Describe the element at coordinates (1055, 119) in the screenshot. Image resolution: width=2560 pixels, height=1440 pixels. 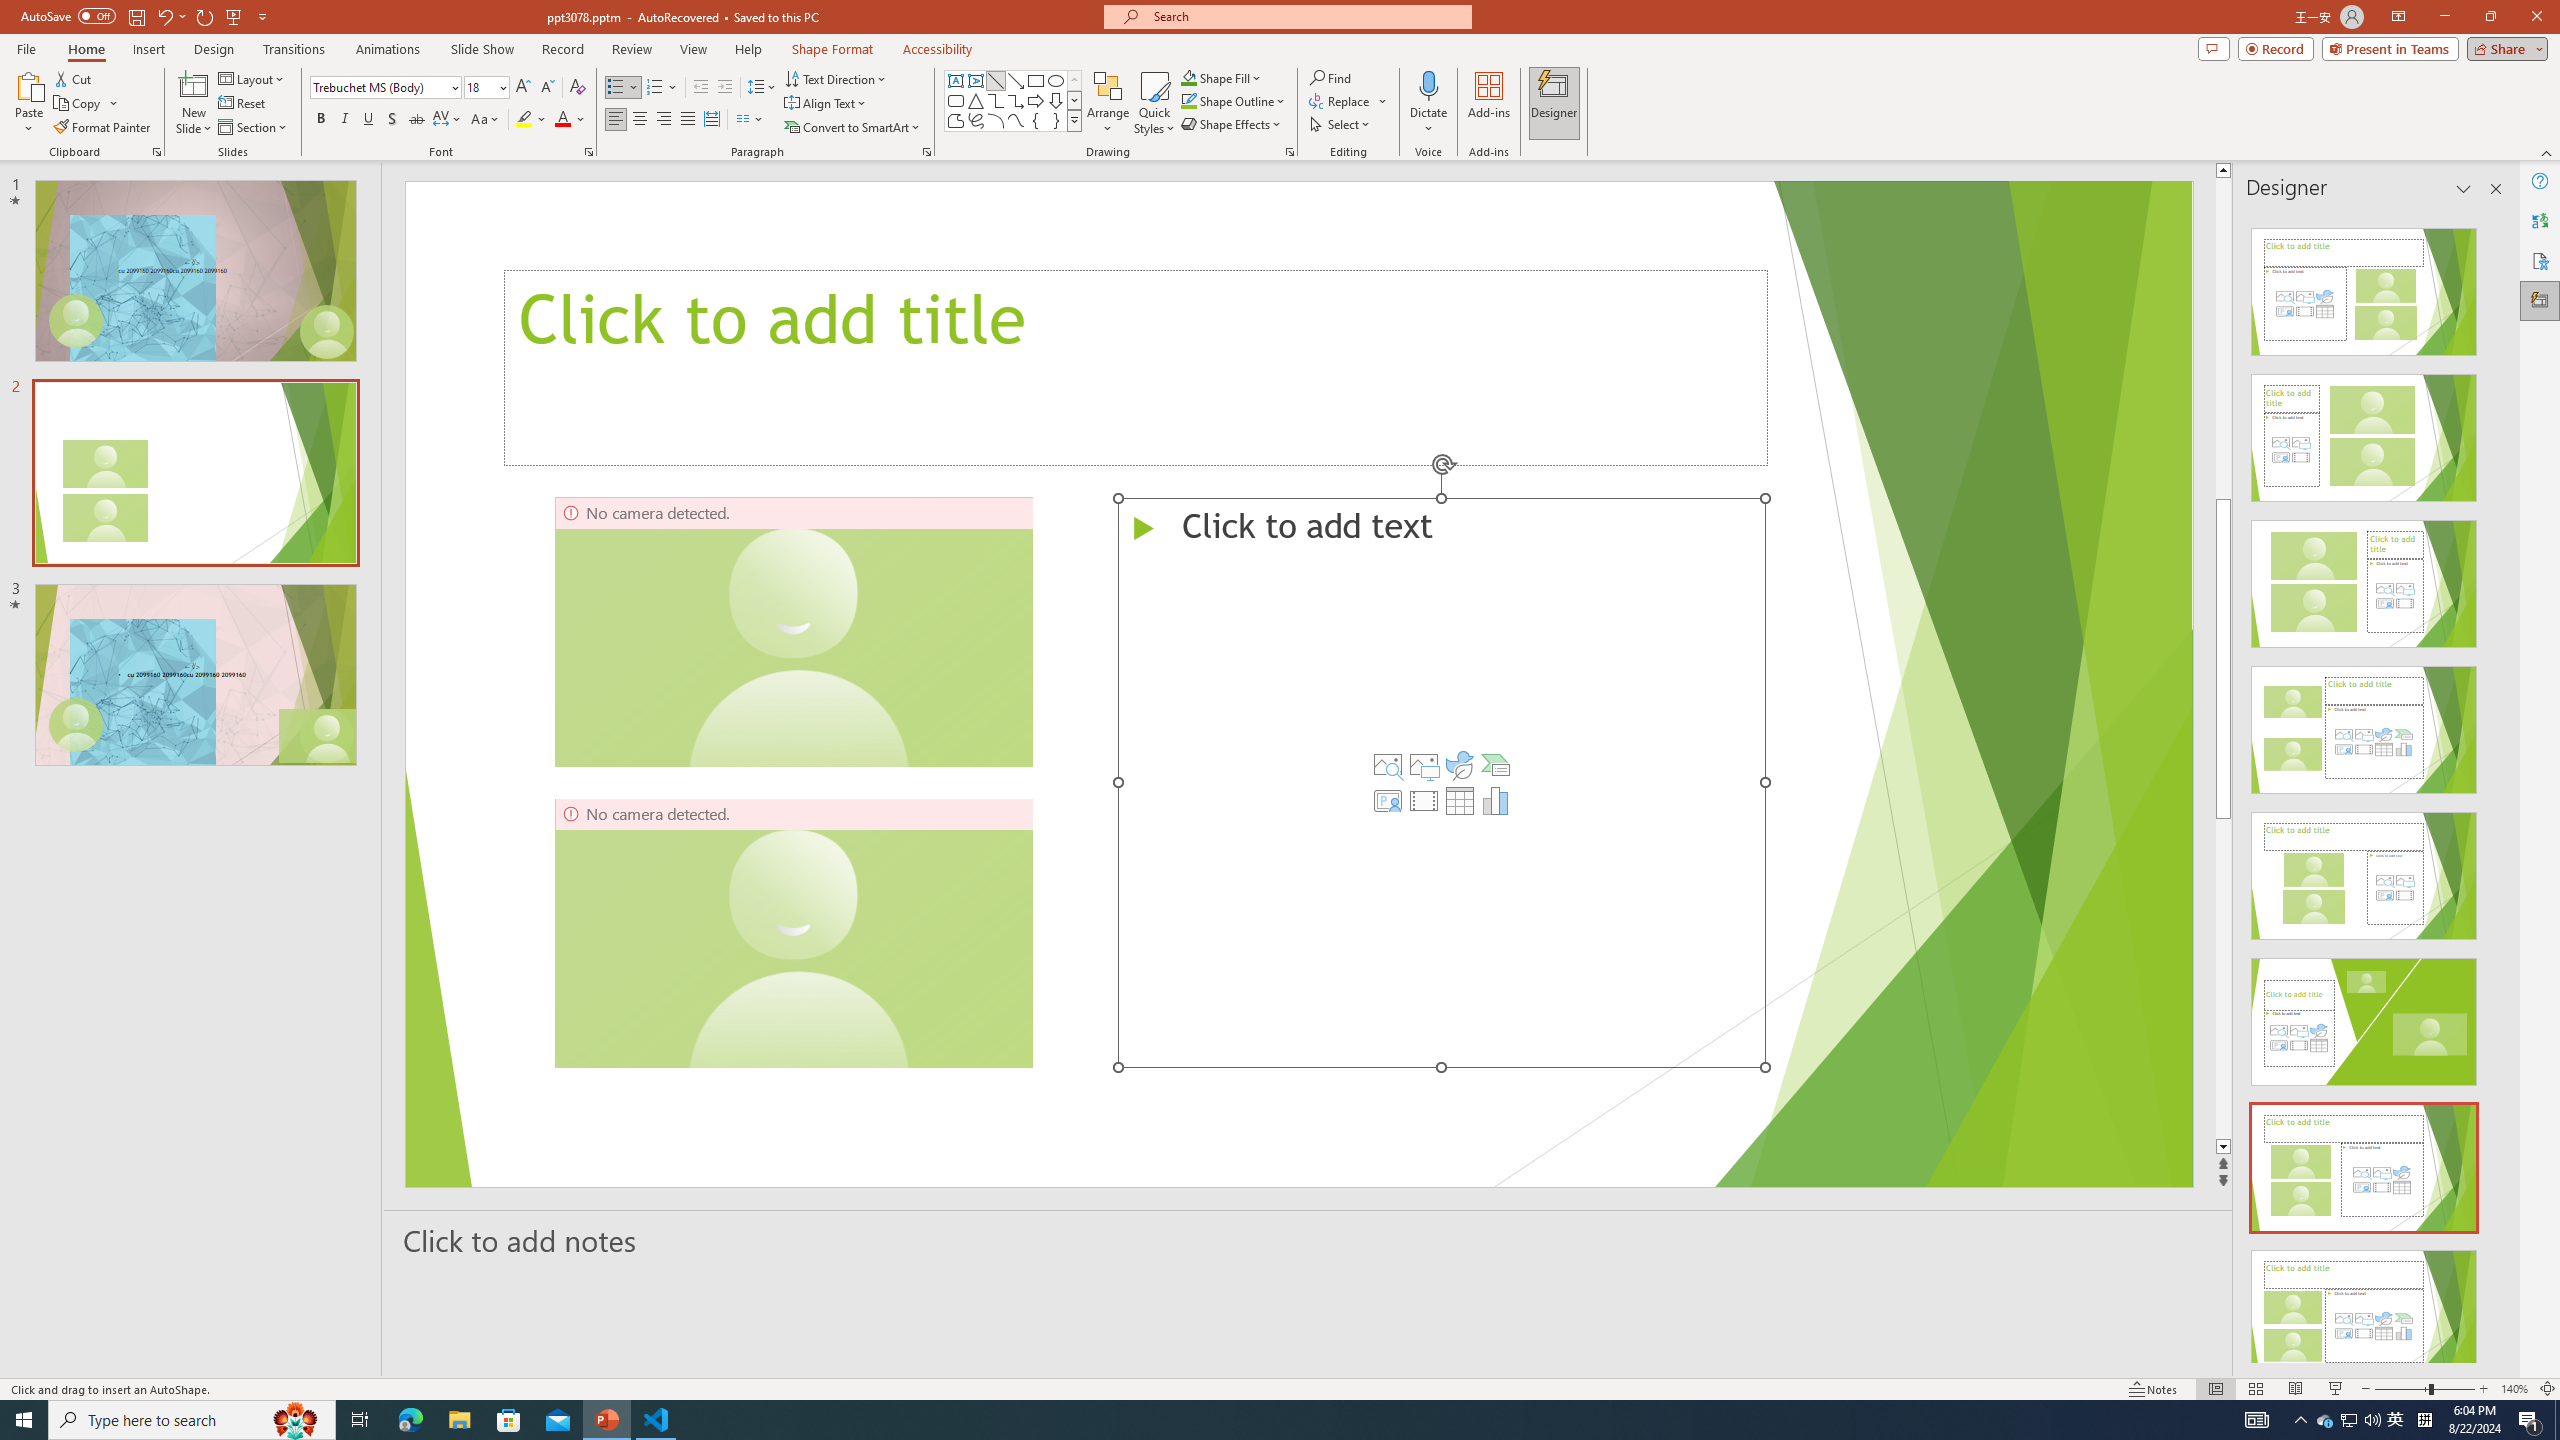
I see `'Right Brace'` at that location.